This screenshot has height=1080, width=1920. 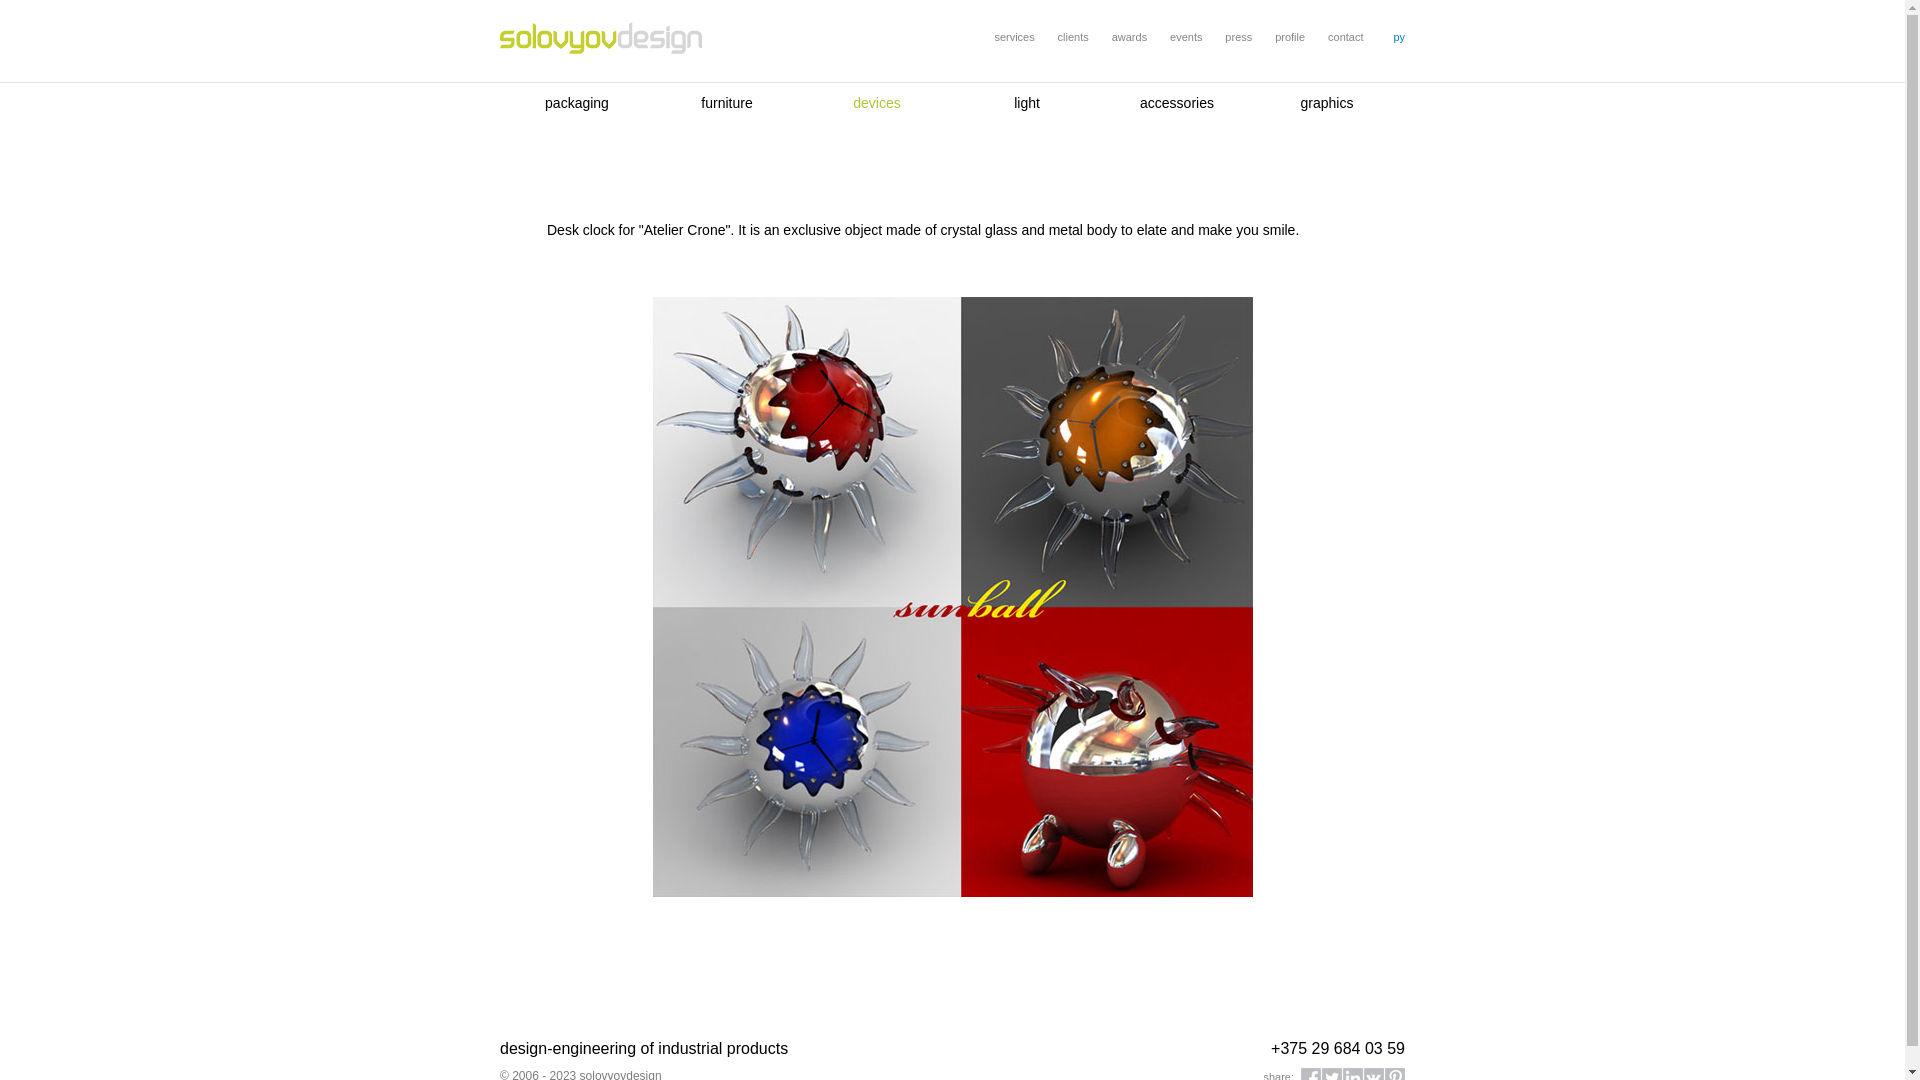 I want to click on 'devices', so click(x=876, y=103).